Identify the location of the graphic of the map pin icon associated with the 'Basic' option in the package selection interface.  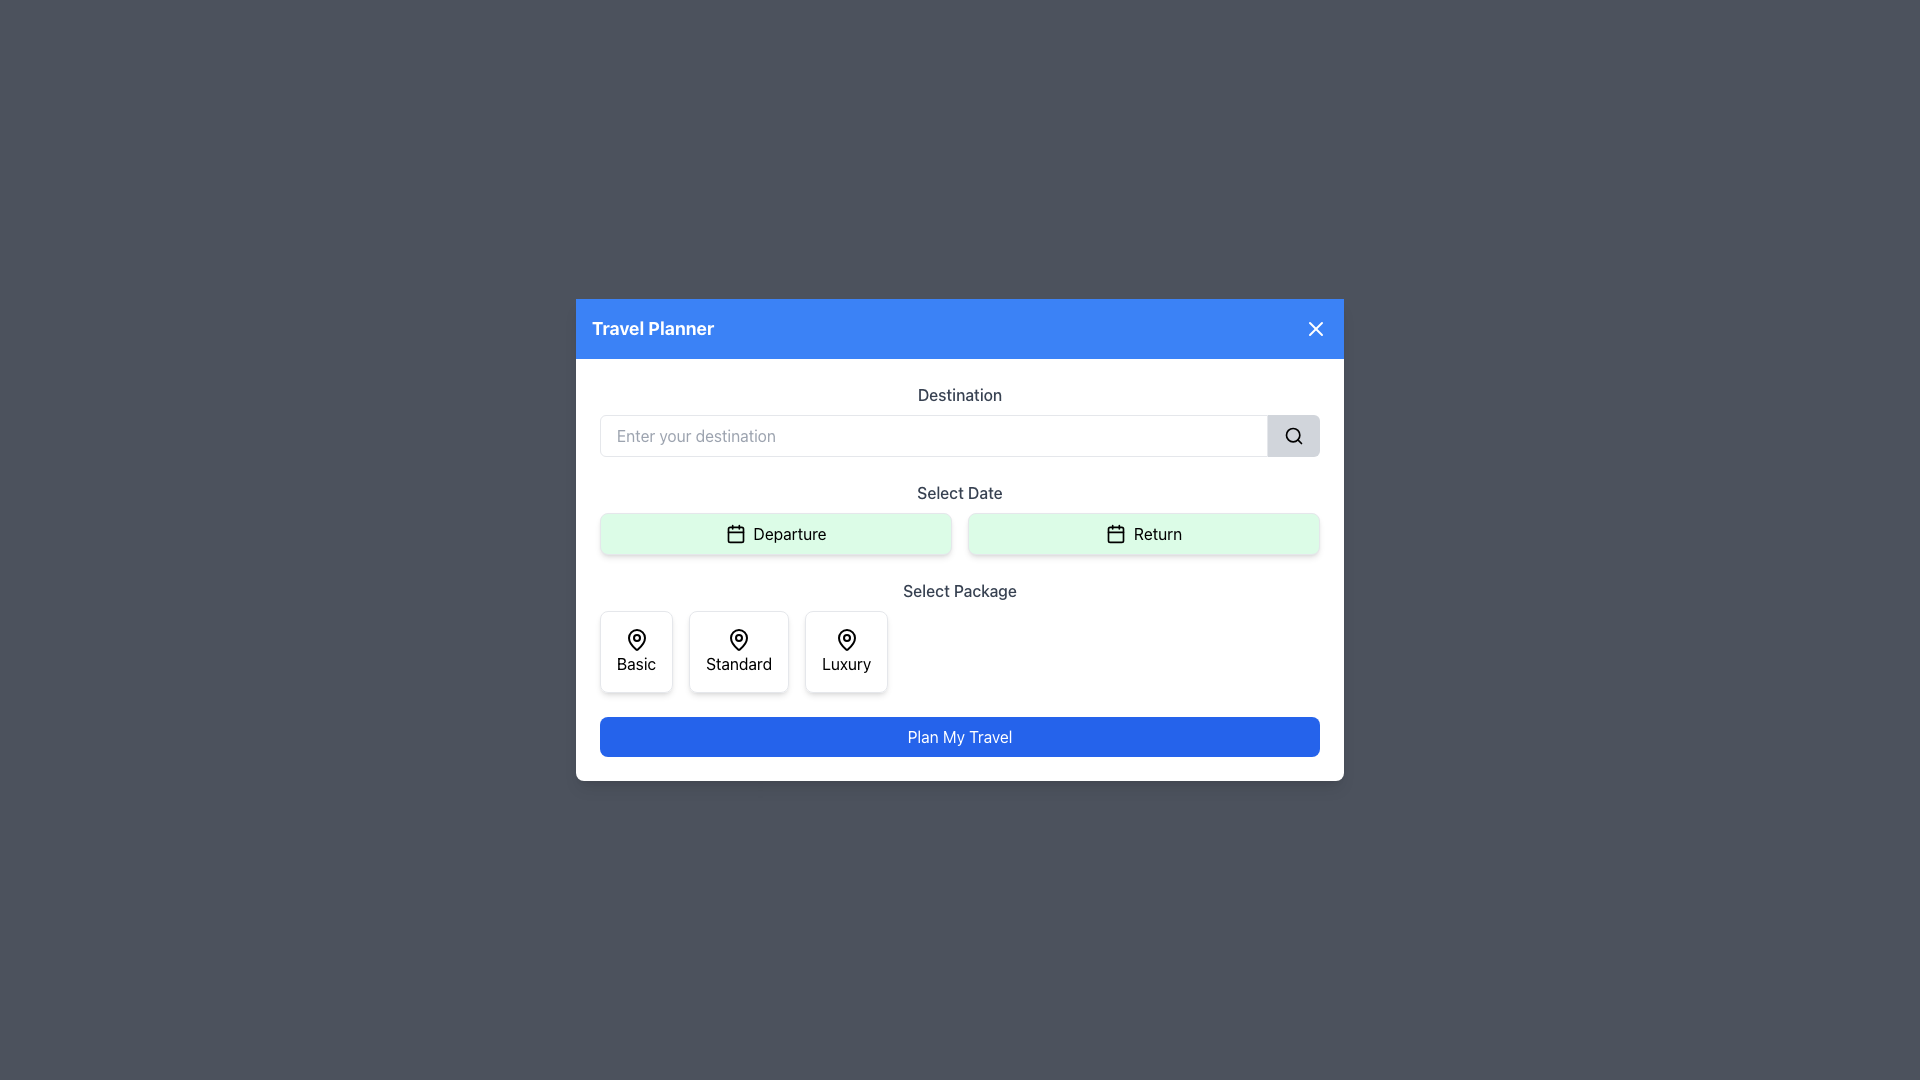
(635, 640).